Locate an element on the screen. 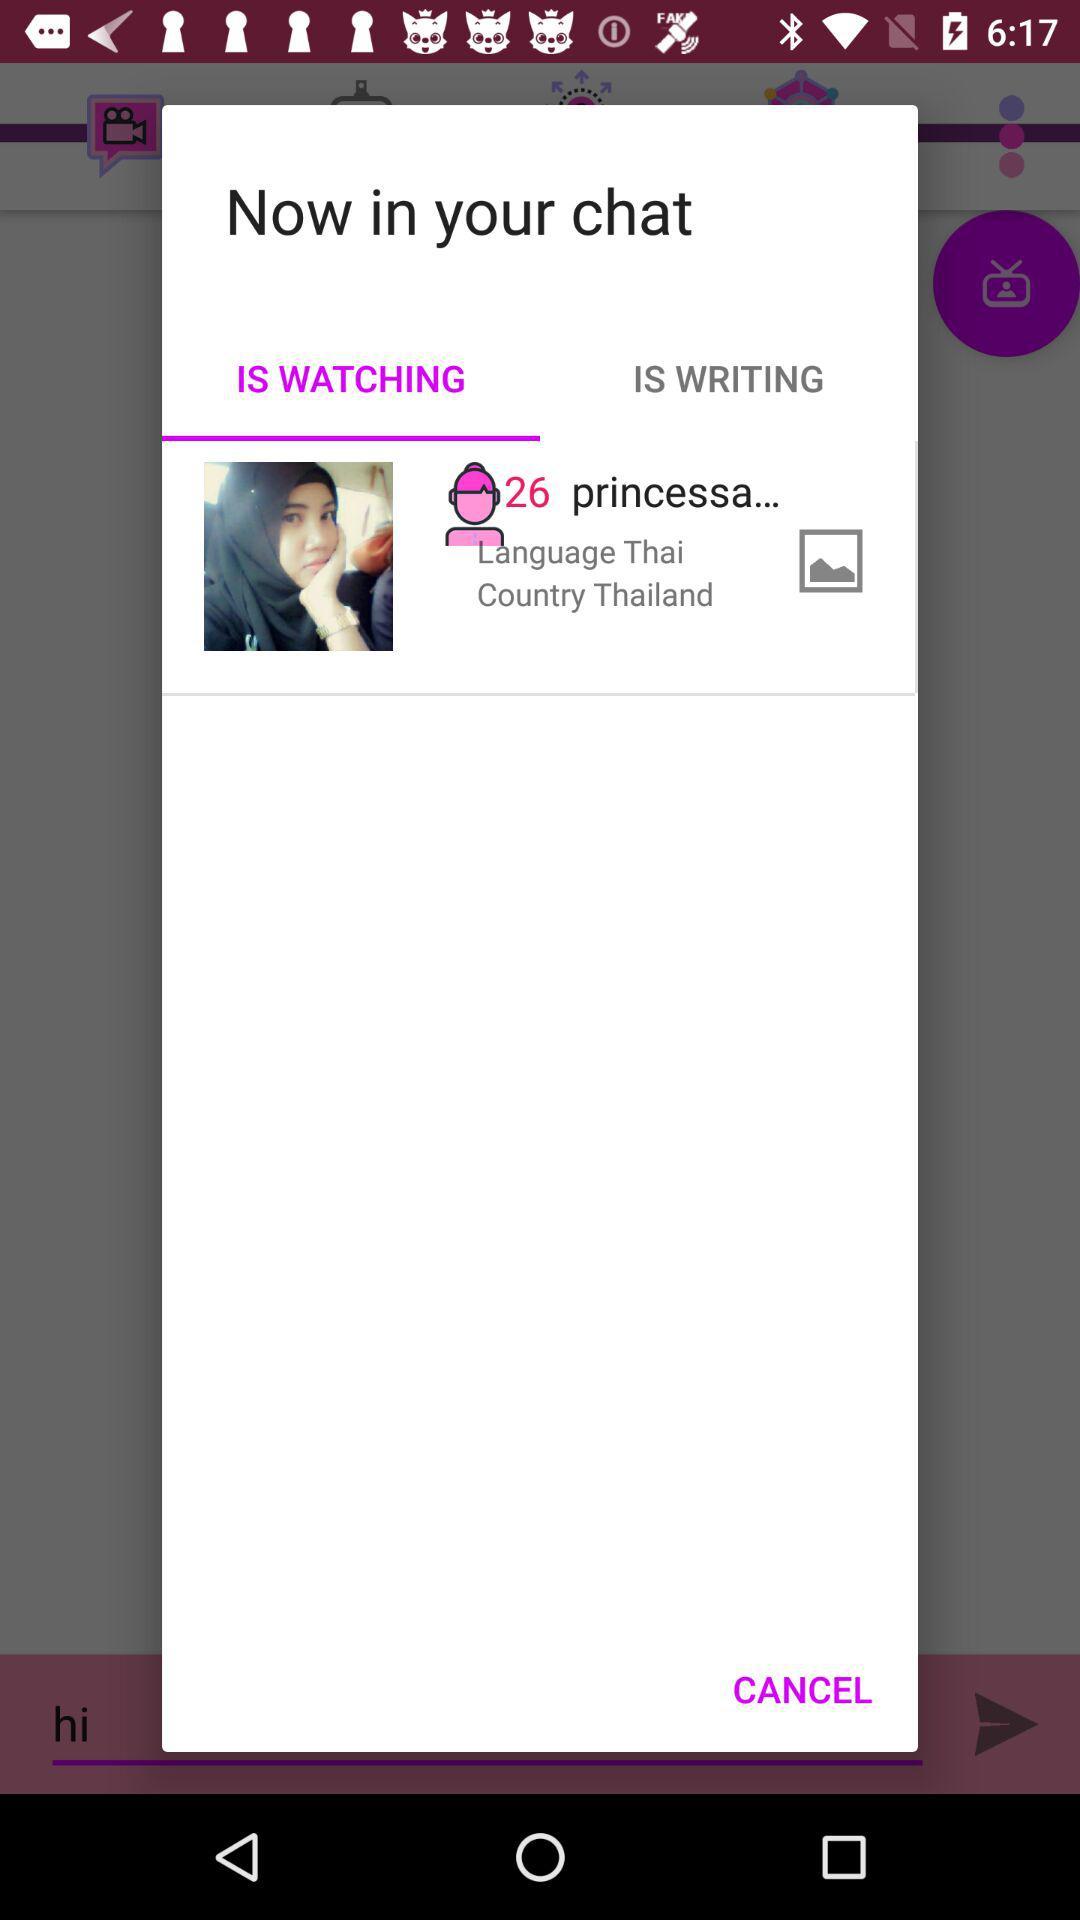 Image resolution: width=1080 pixels, height=1920 pixels. icon at the bottom right corner is located at coordinates (801, 1688).